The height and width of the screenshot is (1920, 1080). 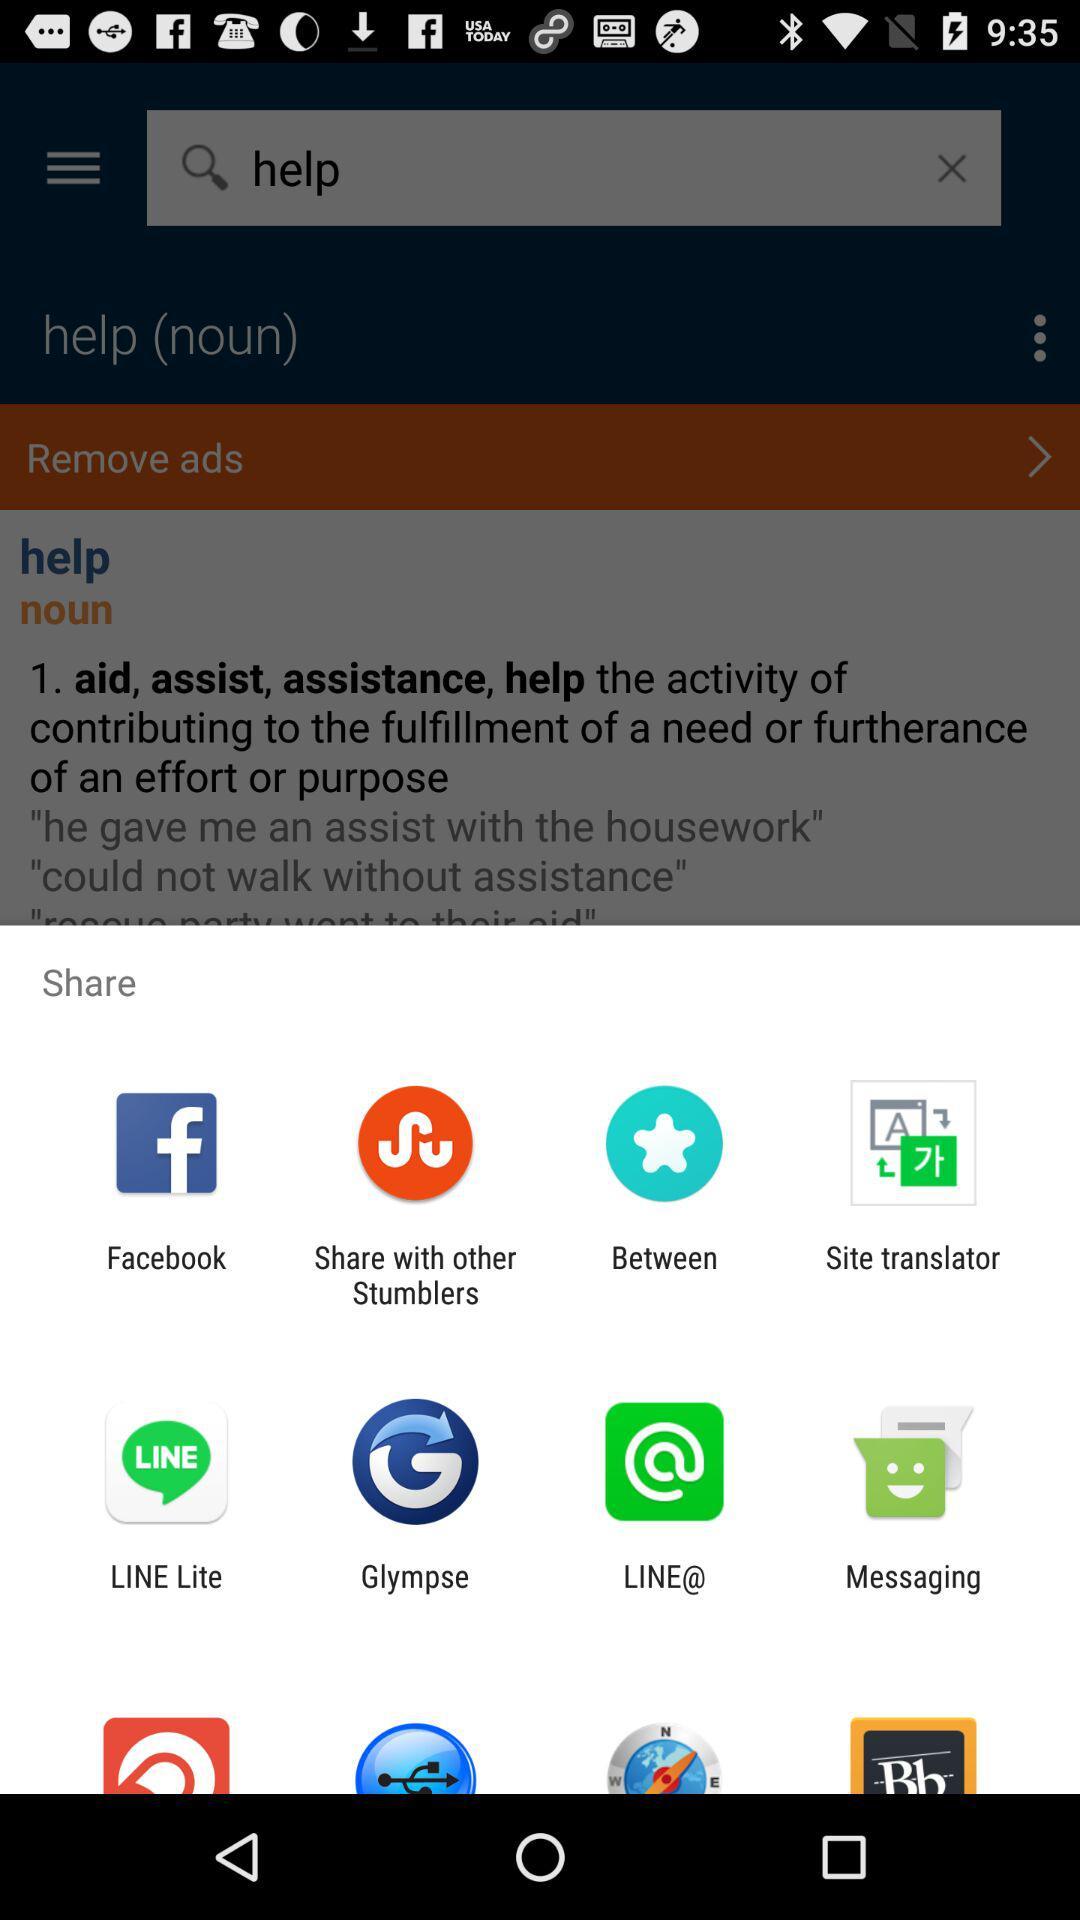 What do you see at coordinates (414, 1592) in the screenshot?
I see `app next to the line@ app` at bounding box center [414, 1592].